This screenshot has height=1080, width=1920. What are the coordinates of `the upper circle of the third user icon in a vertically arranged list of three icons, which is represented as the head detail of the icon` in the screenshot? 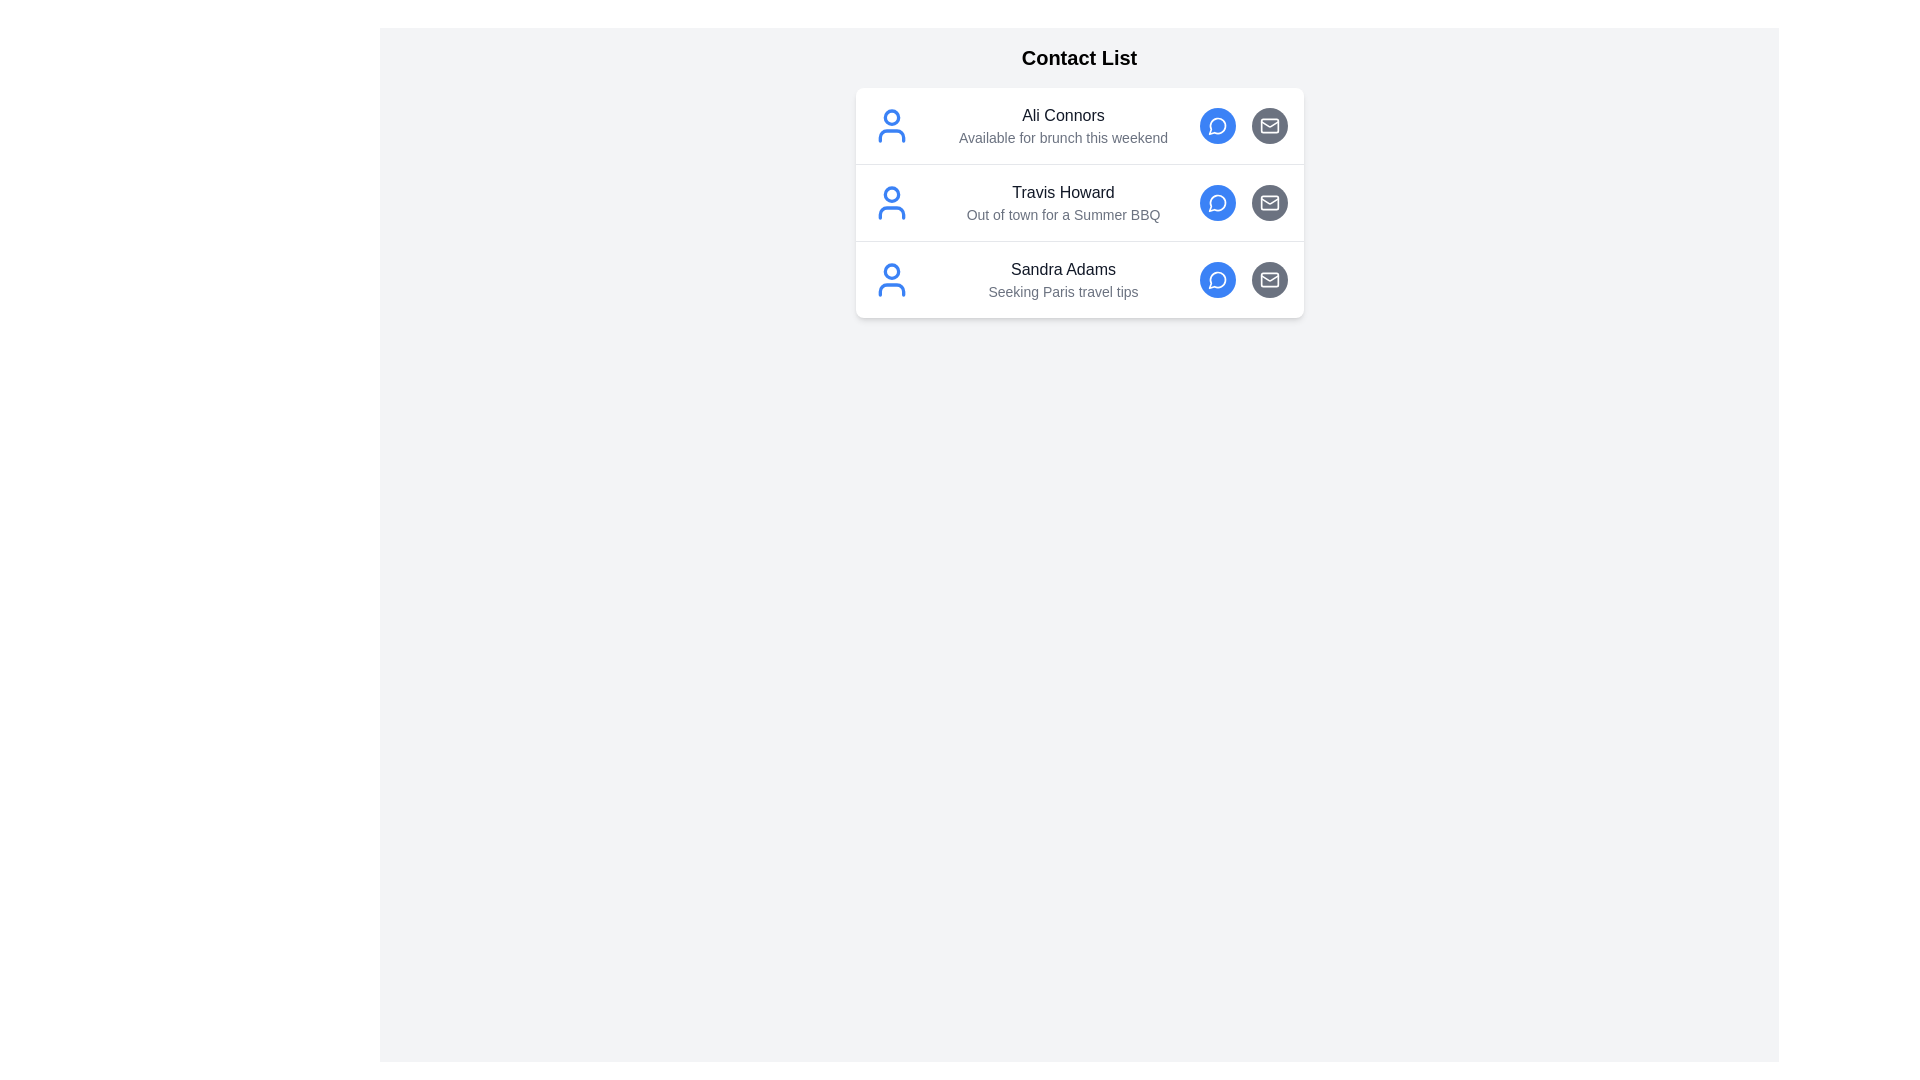 It's located at (890, 271).